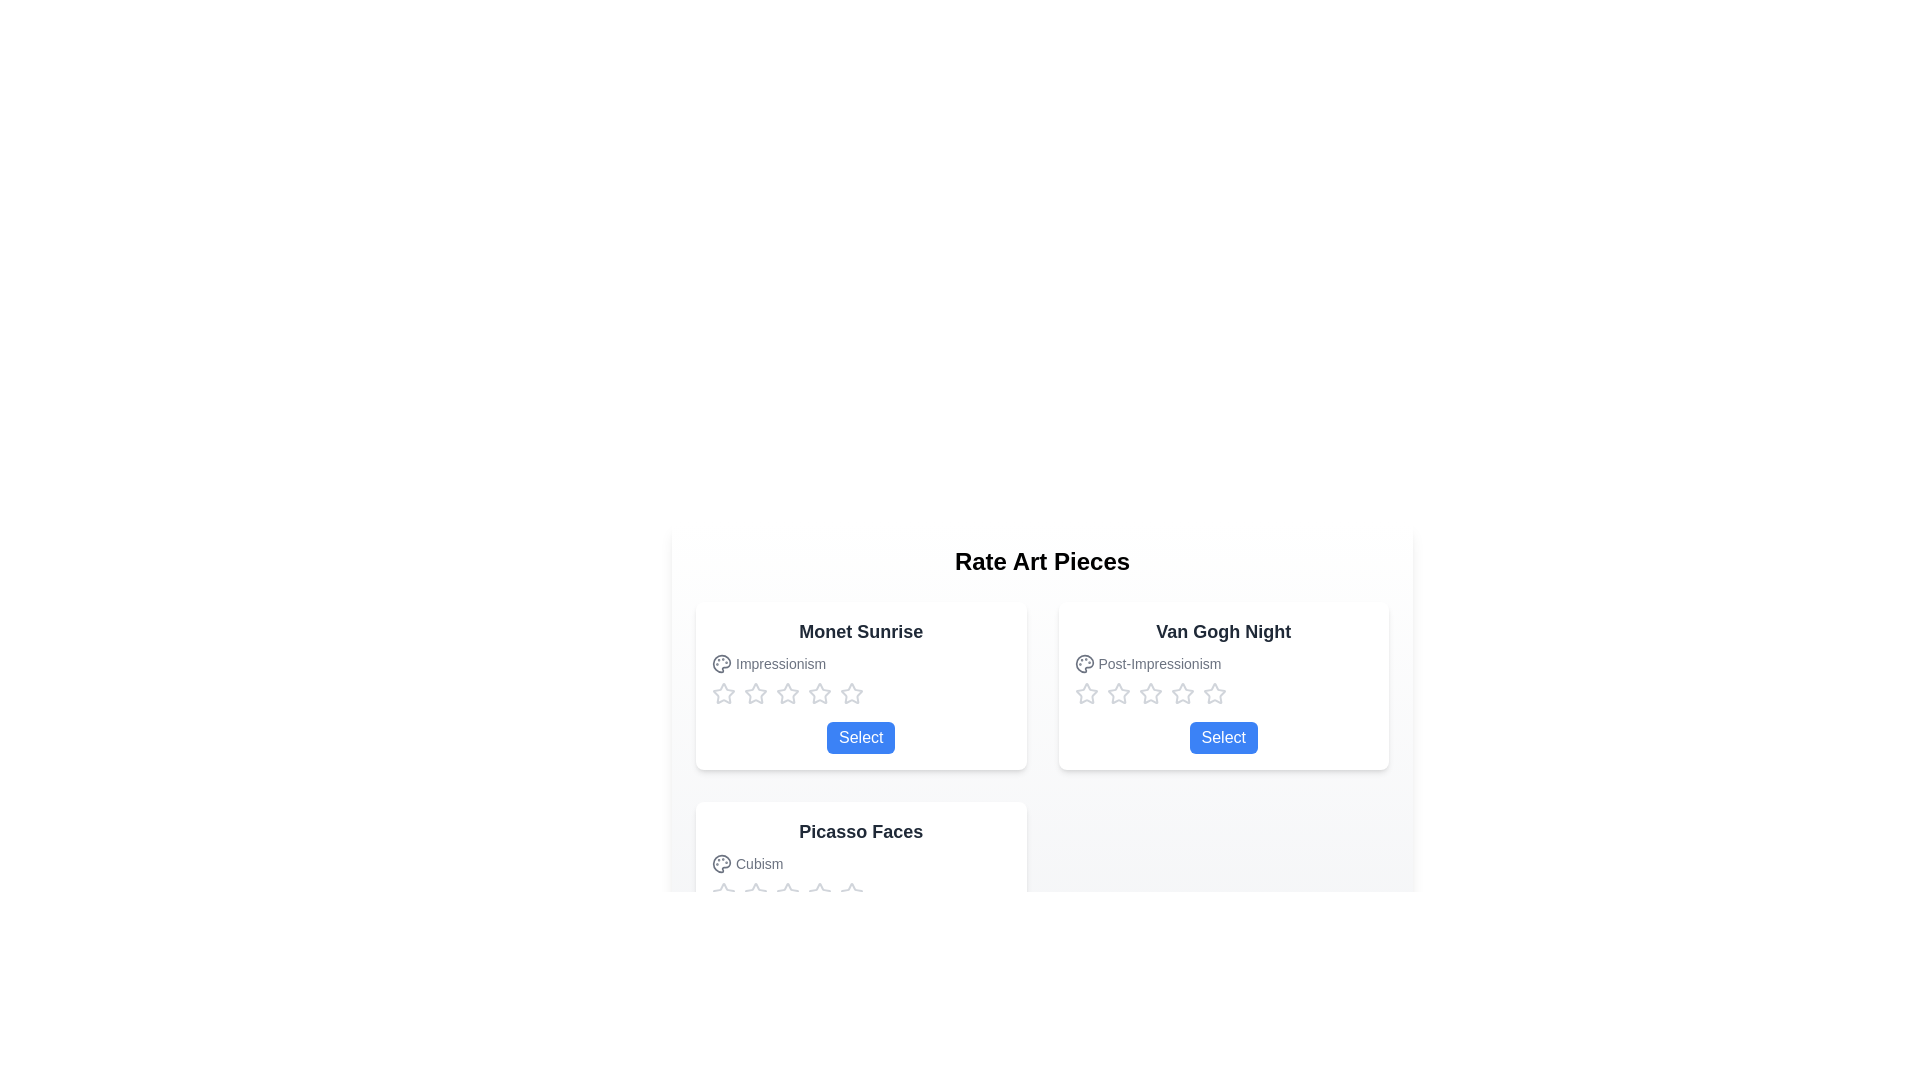  Describe the element at coordinates (1213, 693) in the screenshot. I see `the fourth star icon in the rating system under the 'Van Gogh Night' card` at that location.